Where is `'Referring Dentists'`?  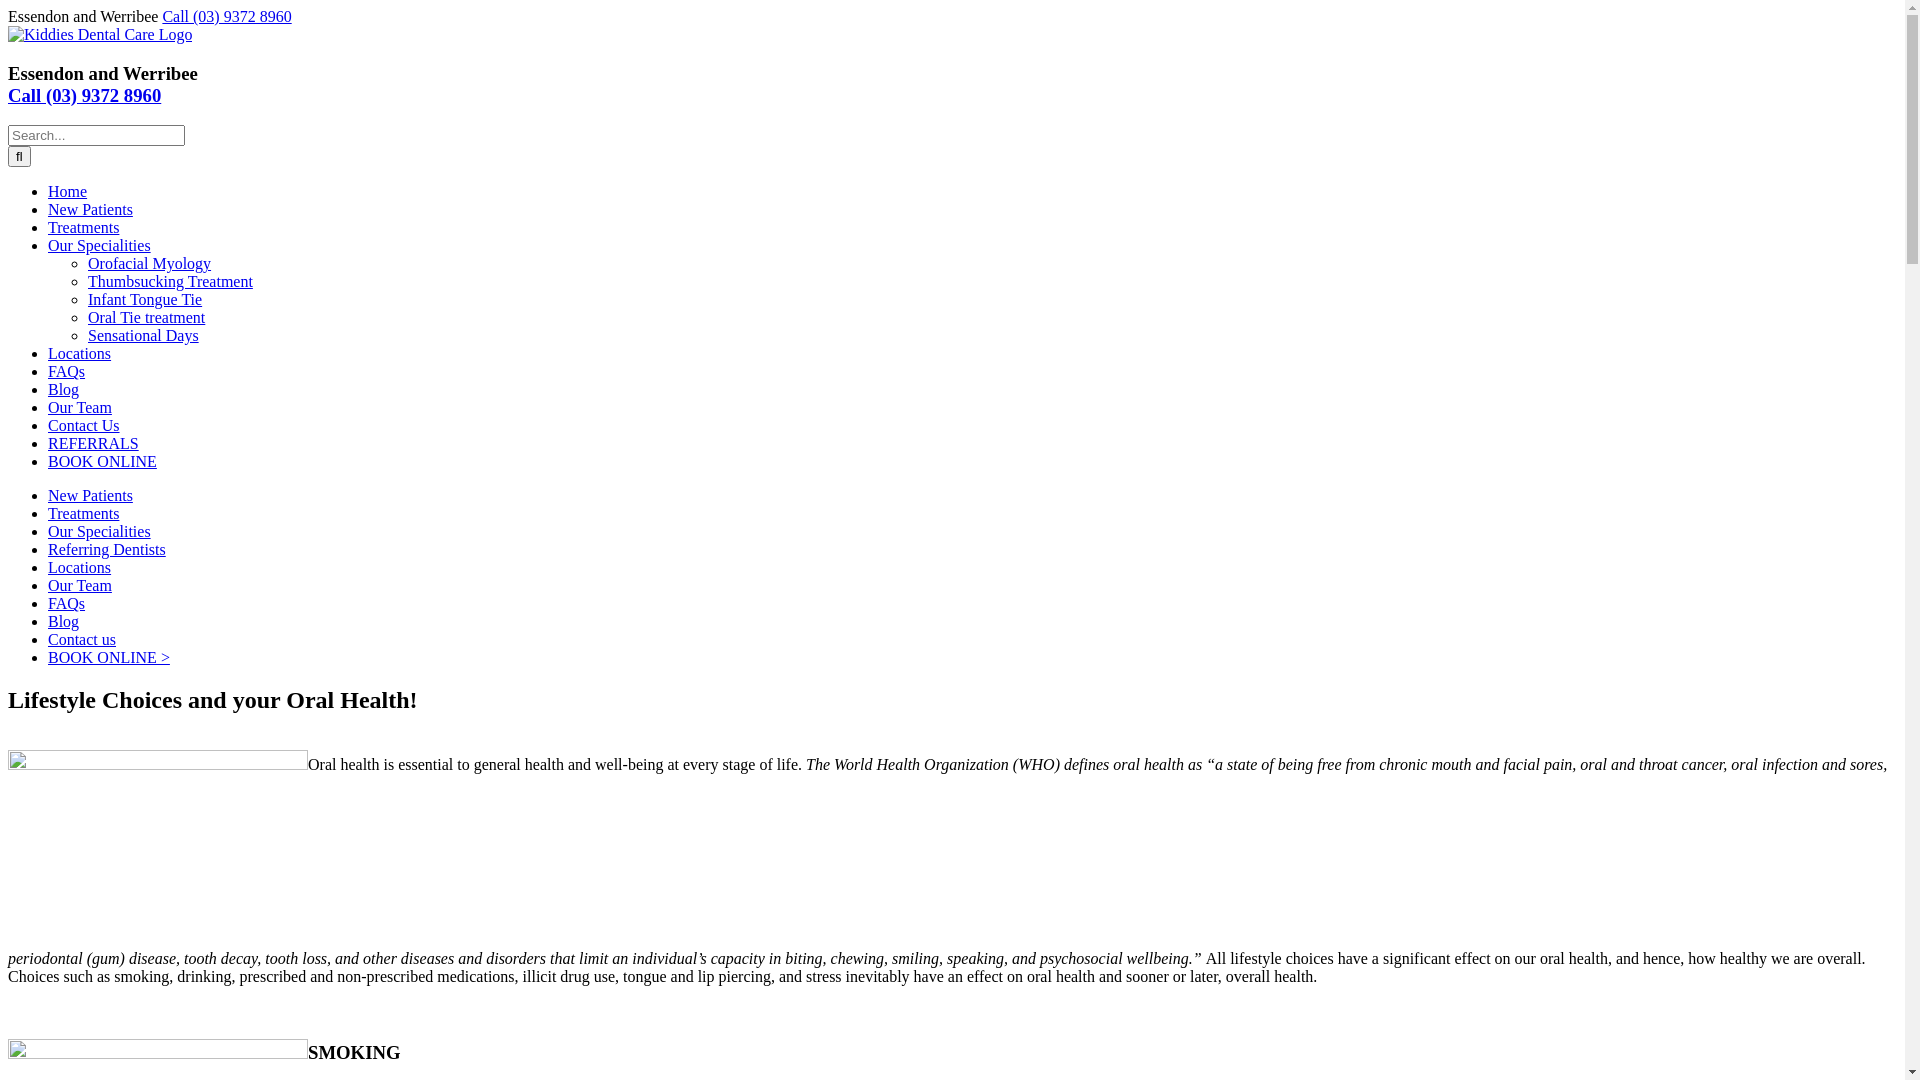 'Referring Dentists' is located at coordinates (48, 549).